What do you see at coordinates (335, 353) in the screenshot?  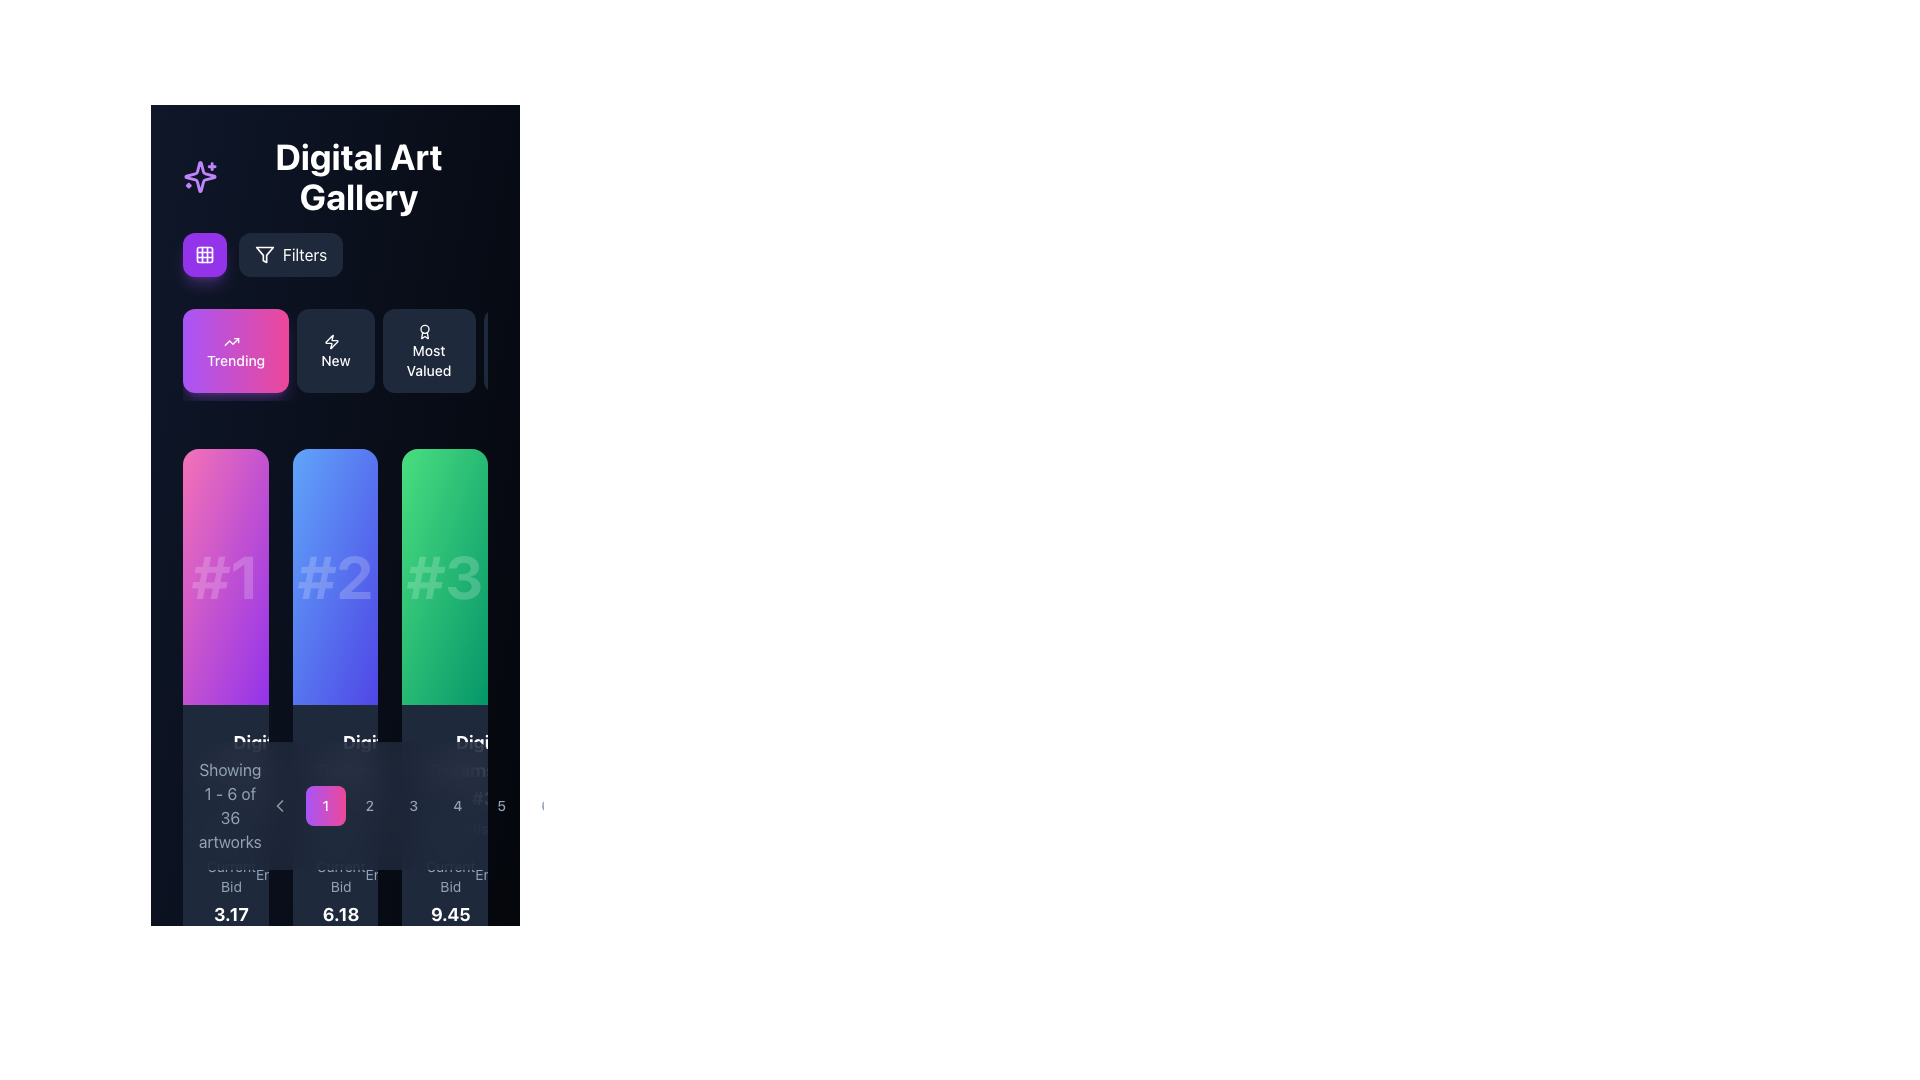 I see `the 'New' filter button, which is the second button from the left in a horizontal layout of buttons including 'Trending', 'Most Valued', and 'Ending Soon'` at bounding box center [335, 353].